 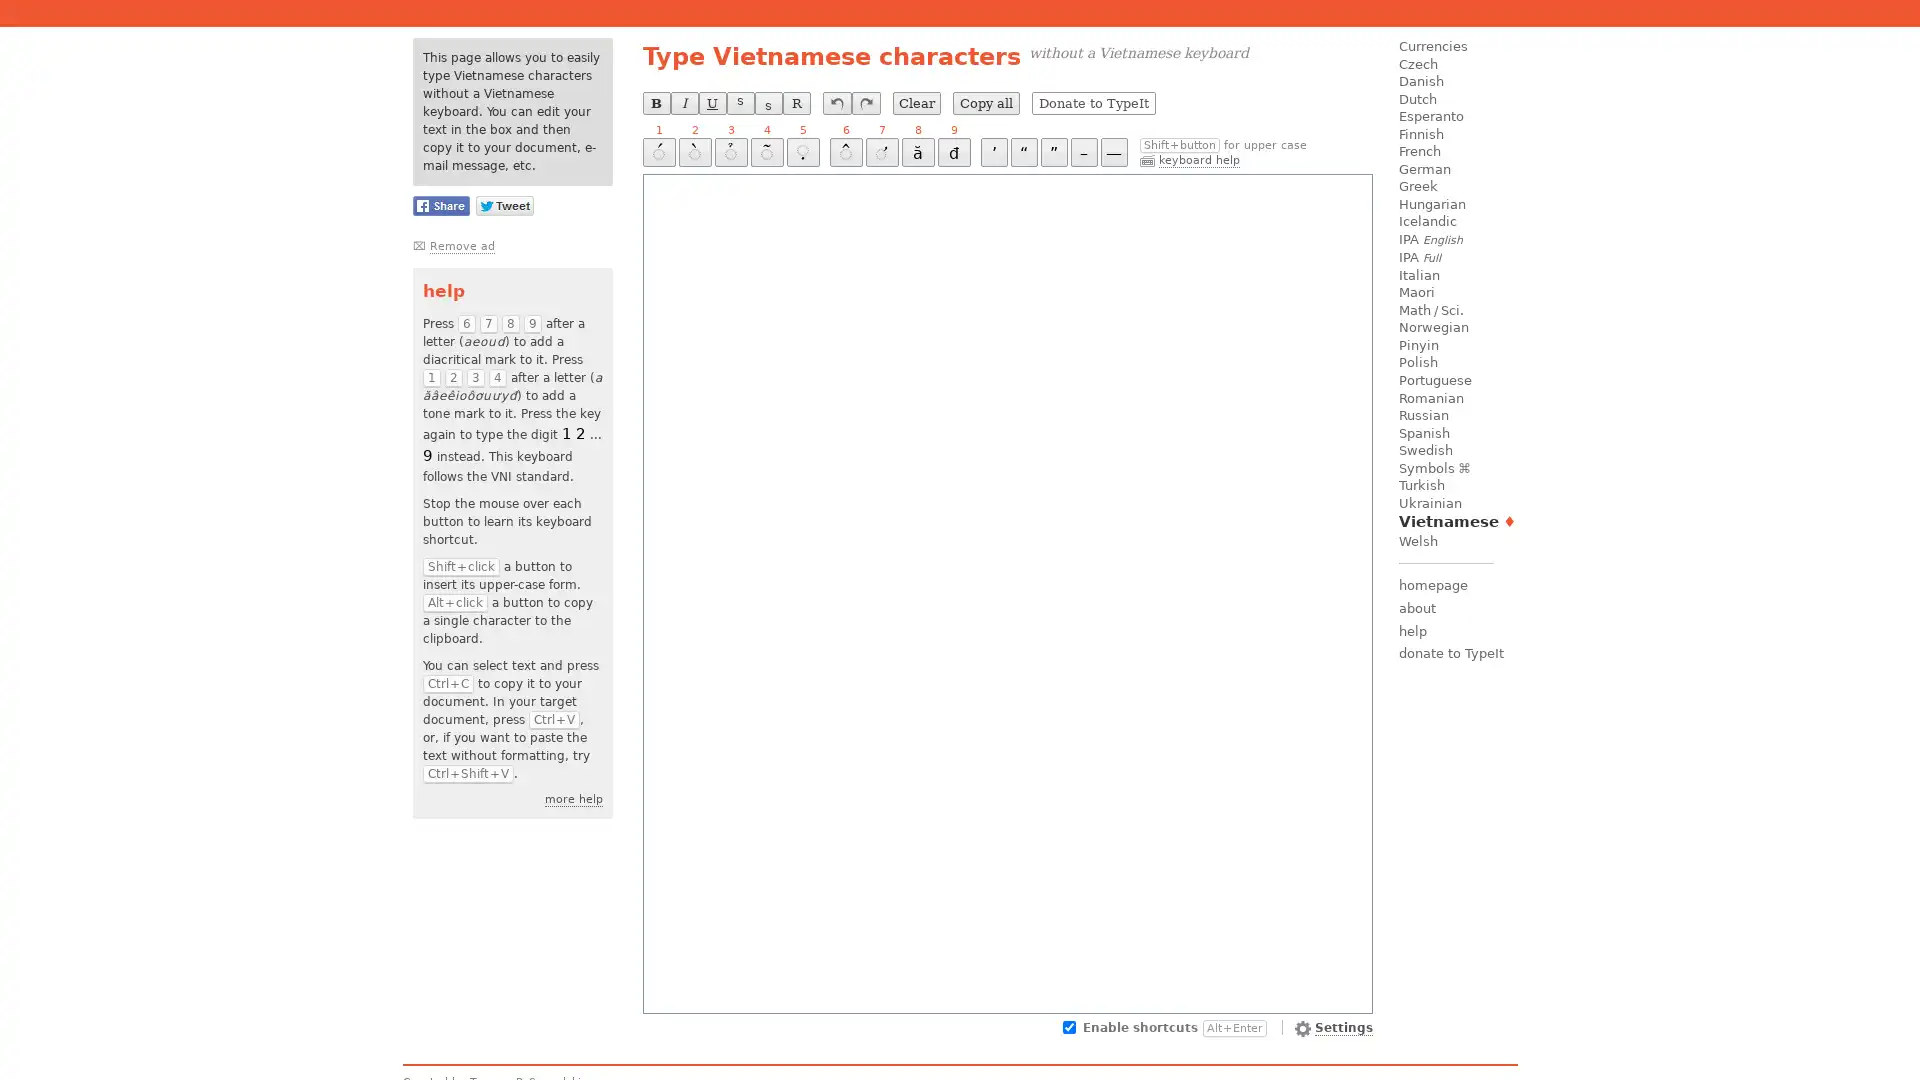 I want to click on Clear, so click(x=915, y=103).